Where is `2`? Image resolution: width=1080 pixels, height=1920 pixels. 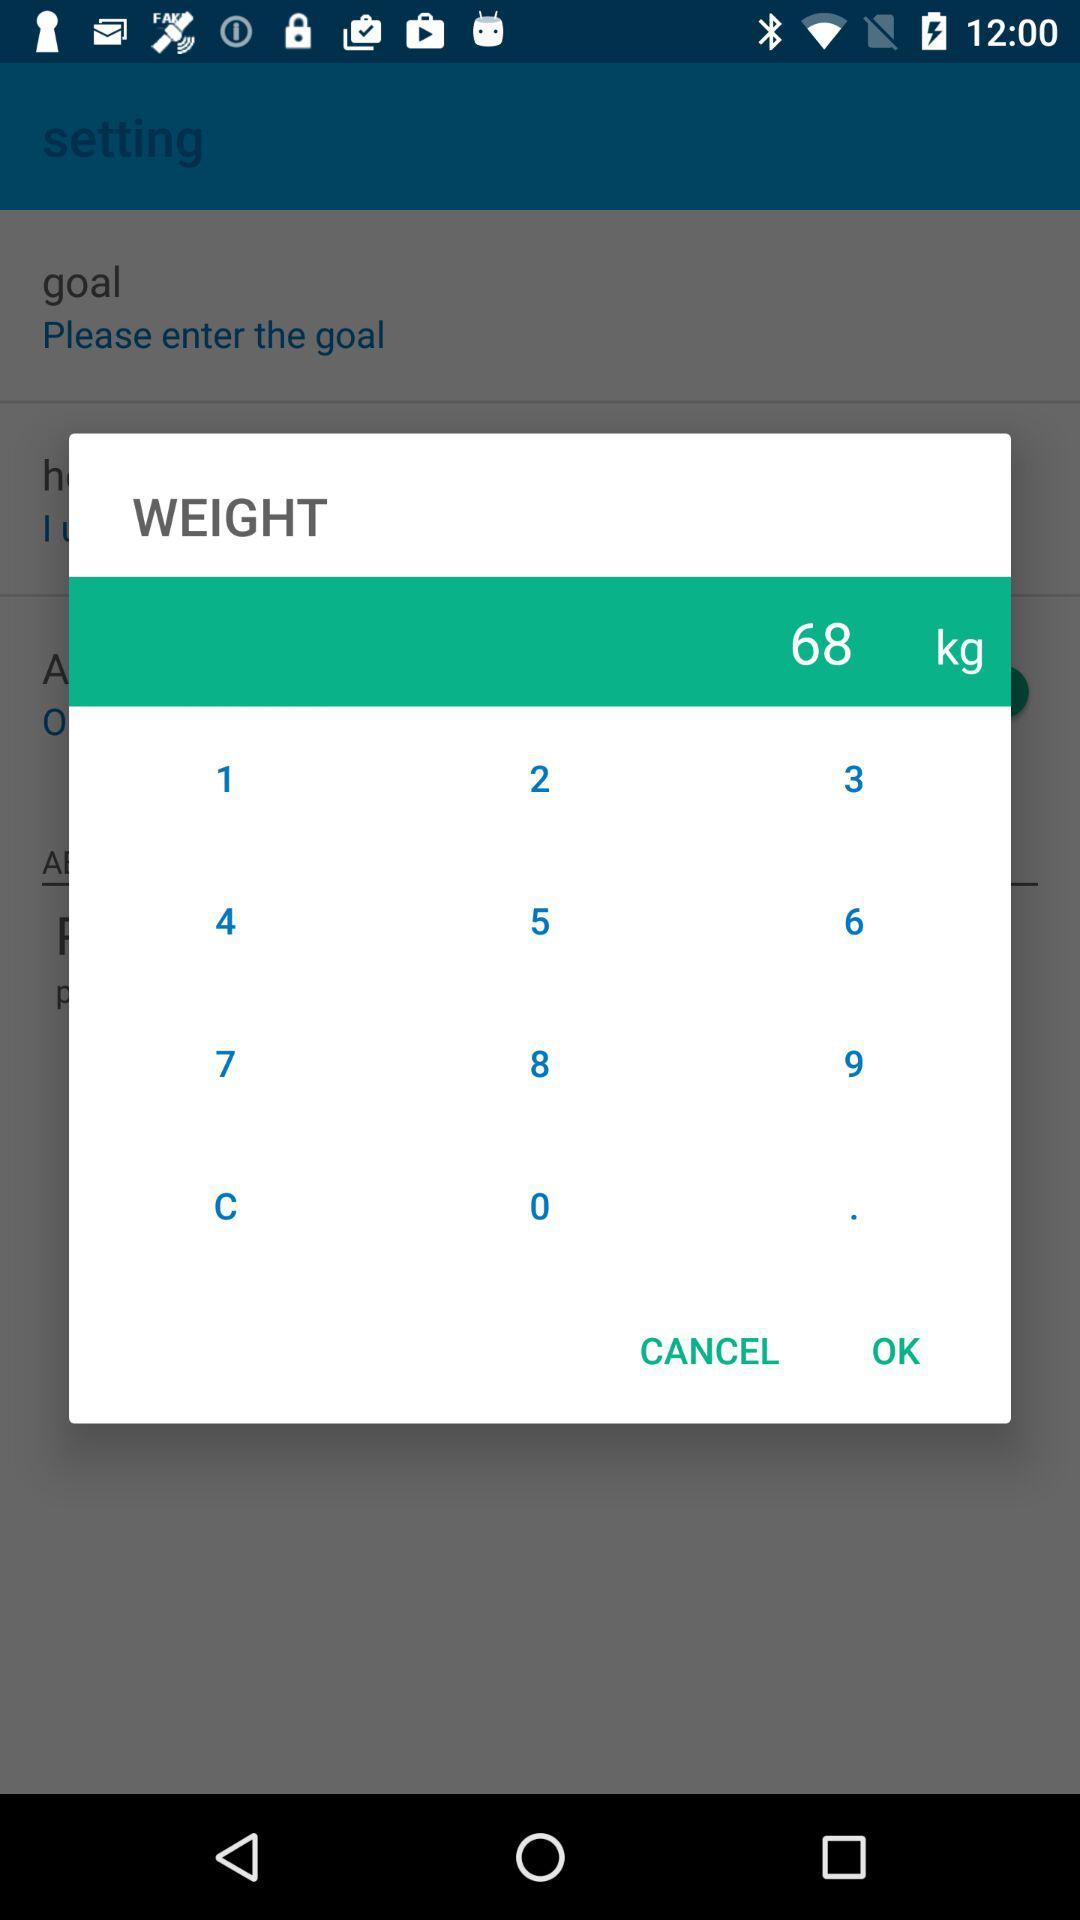
2 is located at coordinates (540, 776).